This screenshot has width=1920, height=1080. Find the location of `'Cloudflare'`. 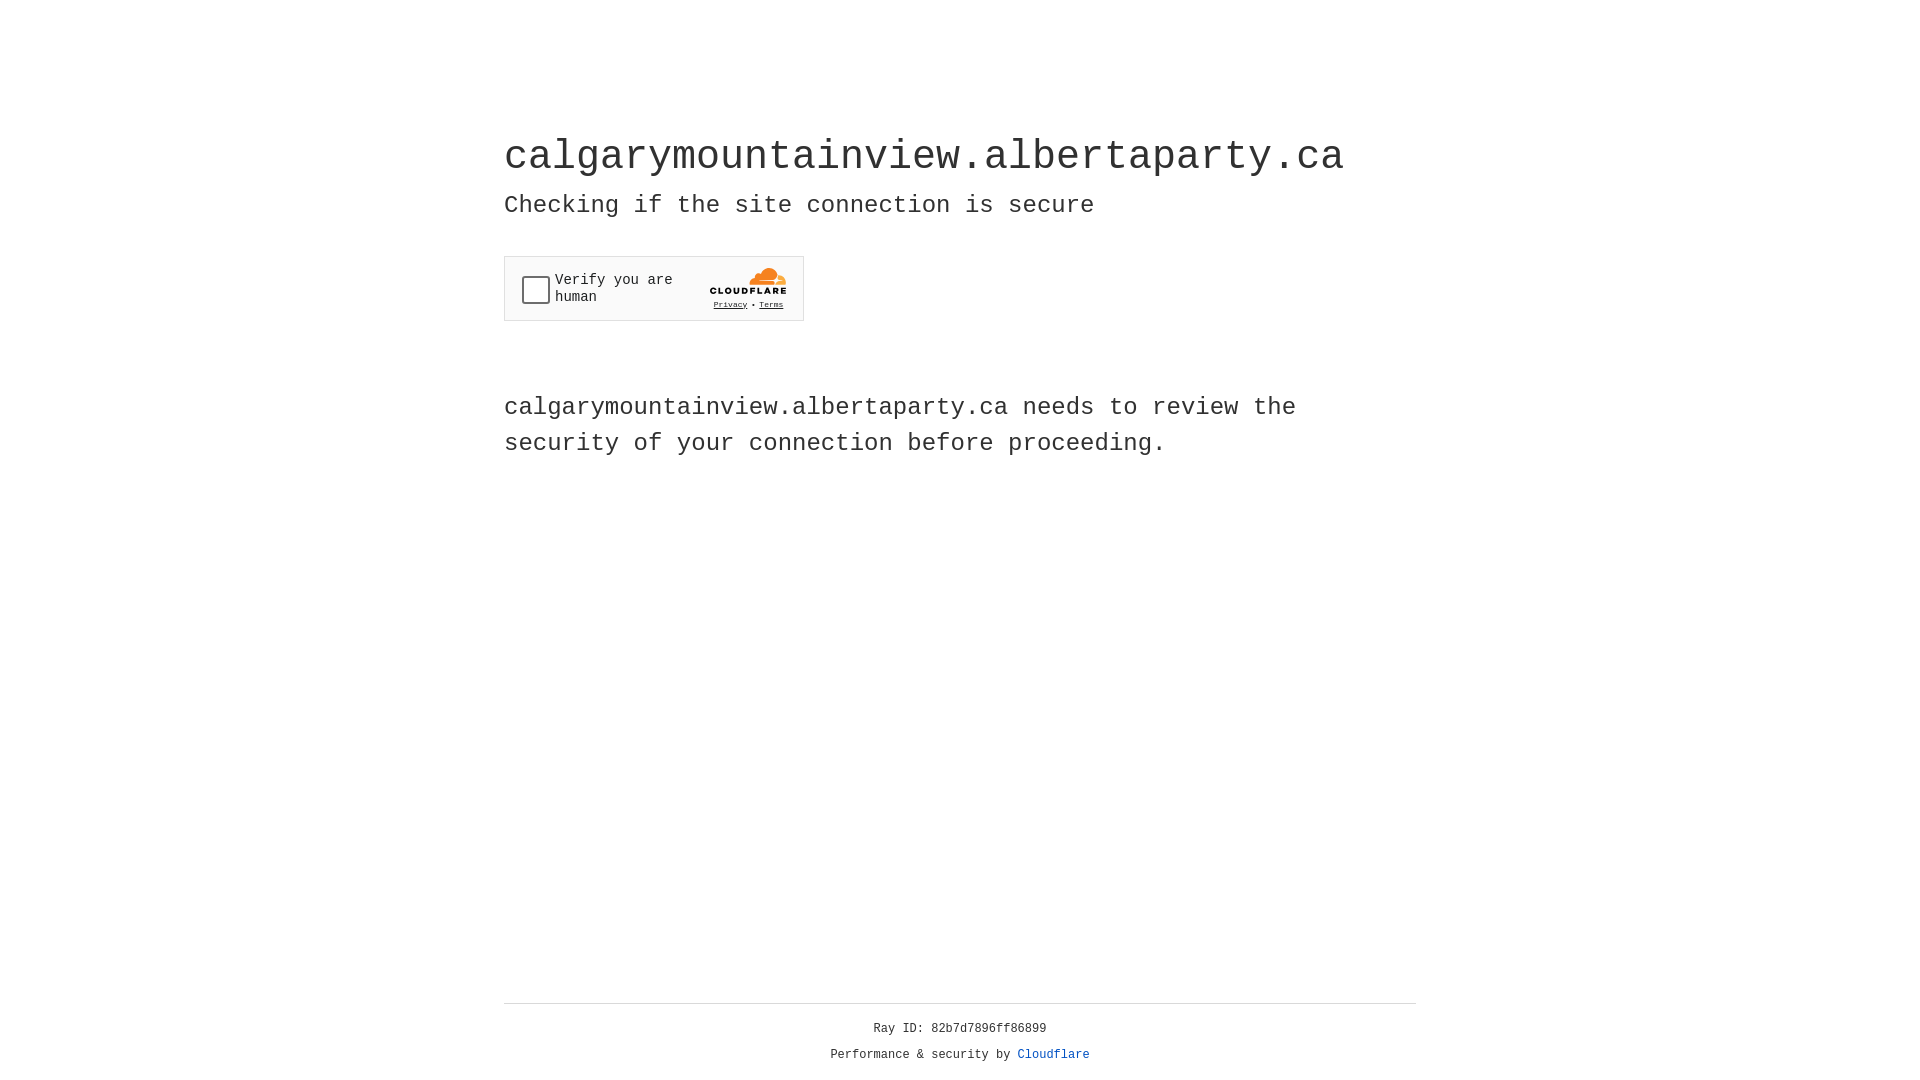

'Cloudflare' is located at coordinates (1017, 1054).